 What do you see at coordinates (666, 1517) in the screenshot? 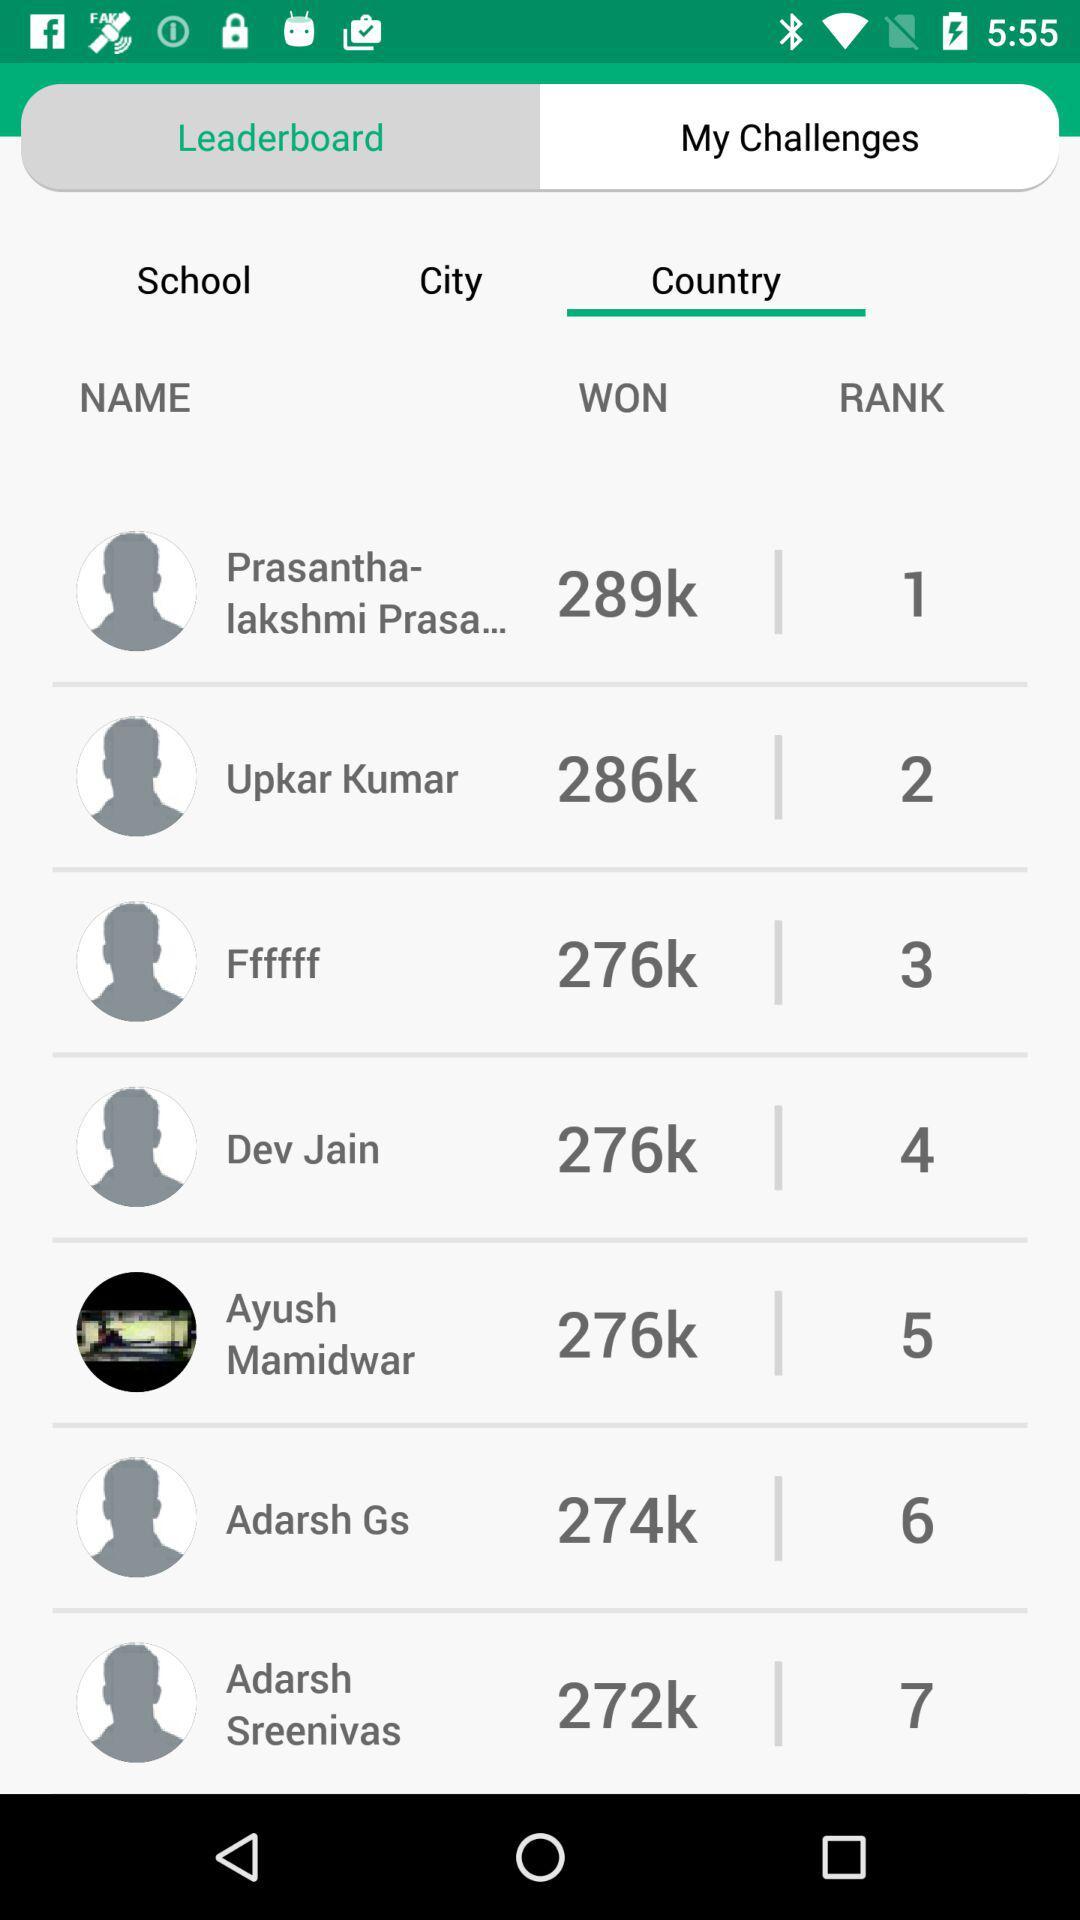
I see `move to the text which is right to the text adarsh gs` at bounding box center [666, 1517].